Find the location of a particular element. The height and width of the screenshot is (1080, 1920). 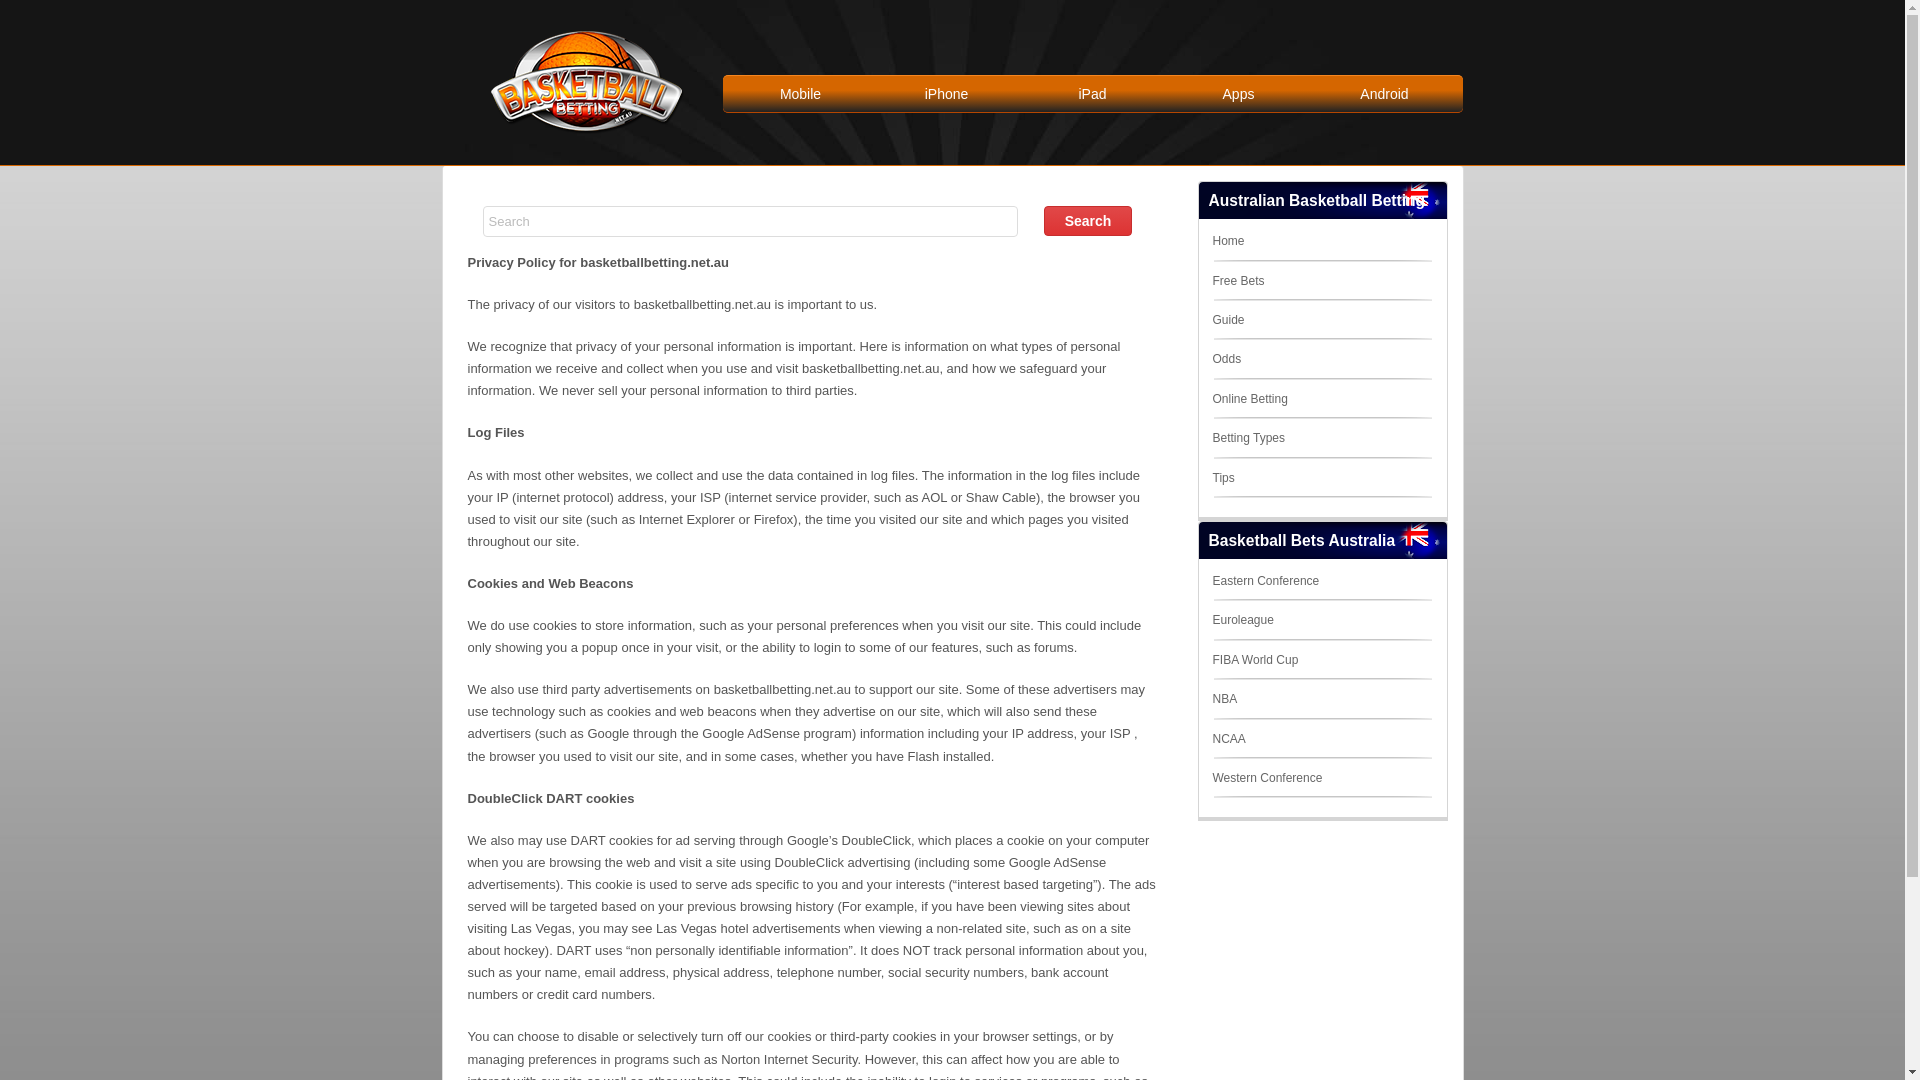

'Mobile' is located at coordinates (801, 93).